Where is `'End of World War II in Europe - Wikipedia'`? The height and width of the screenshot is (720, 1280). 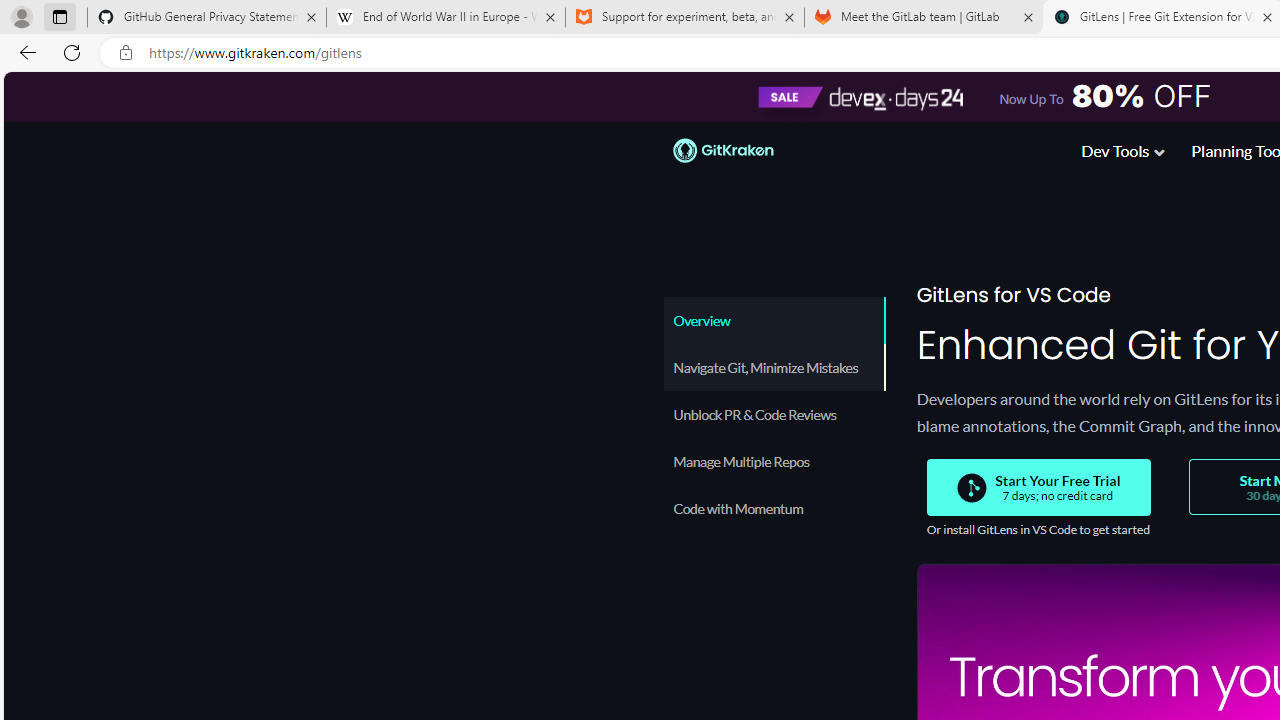 'End of World War II in Europe - Wikipedia' is located at coordinates (444, 17).